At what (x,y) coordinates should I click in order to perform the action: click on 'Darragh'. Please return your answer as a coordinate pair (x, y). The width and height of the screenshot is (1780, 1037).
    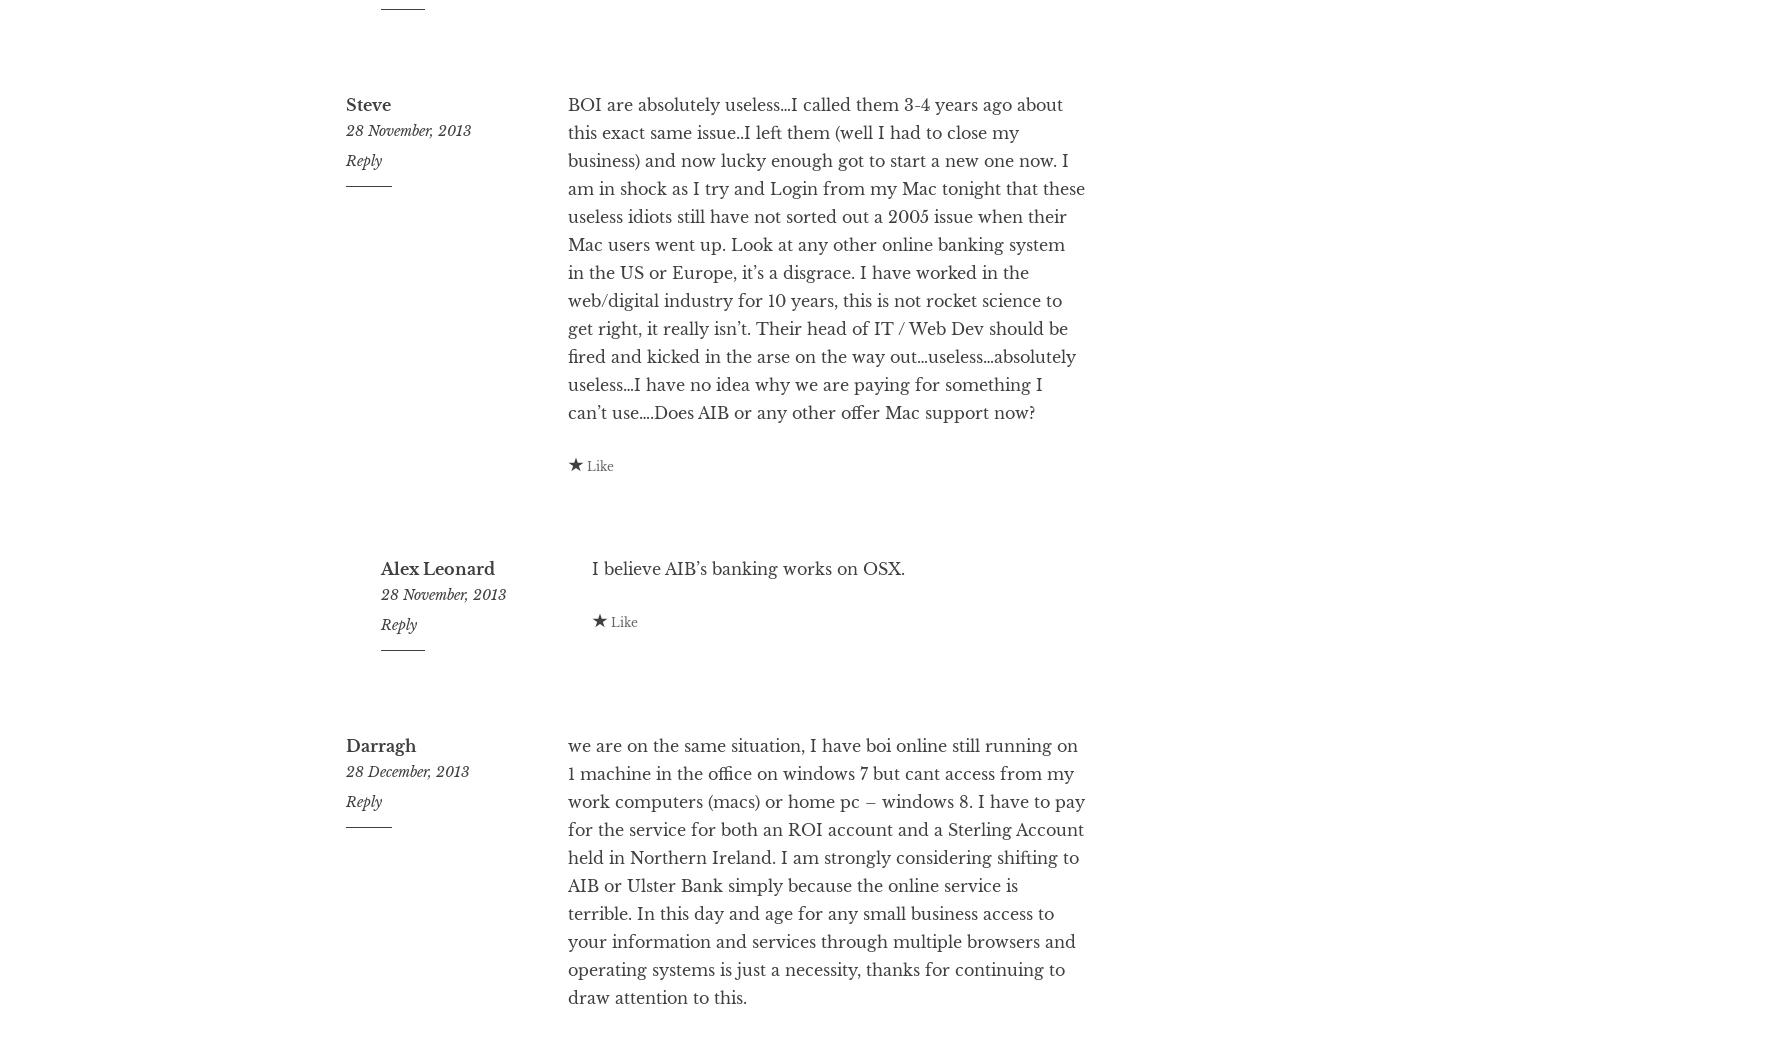
    Looking at the image, I should click on (379, 825).